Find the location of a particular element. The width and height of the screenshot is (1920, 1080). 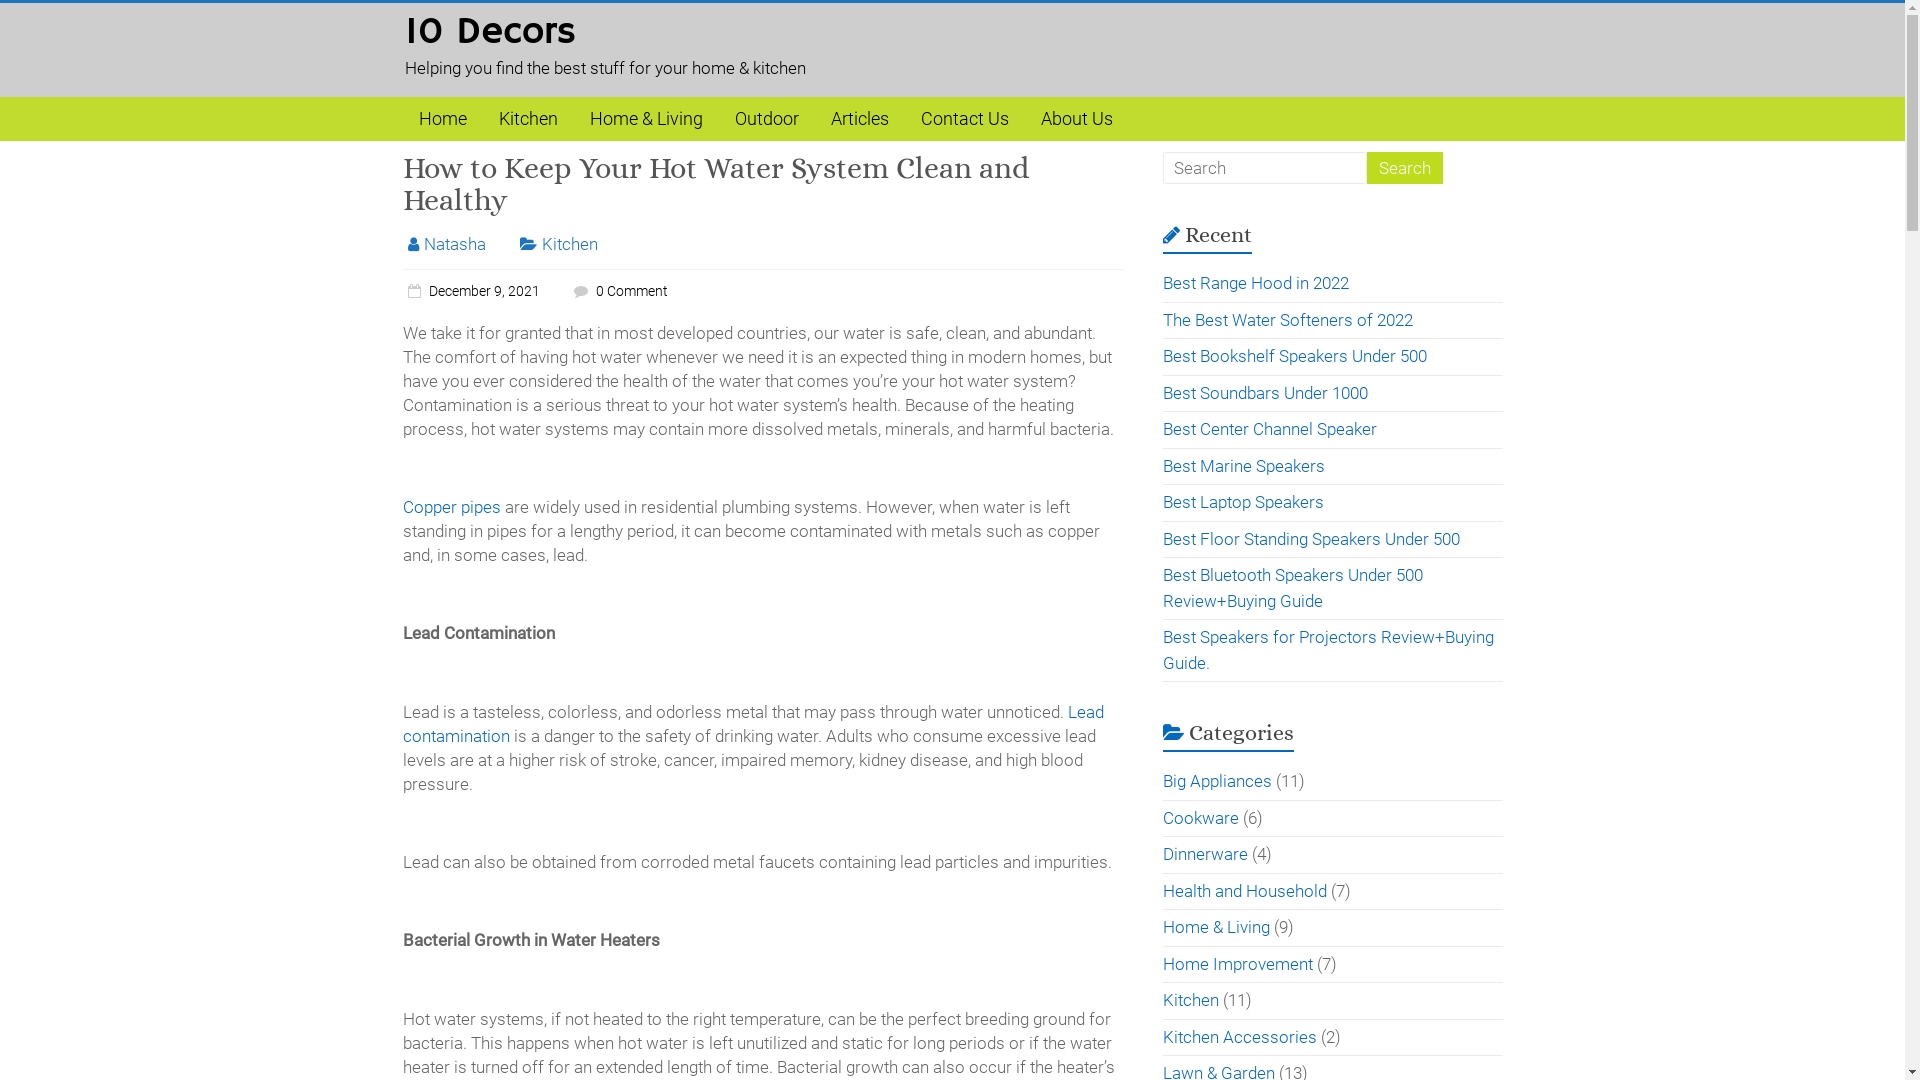

'Best Marine Speakers' is located at coordinates (1242, 466).